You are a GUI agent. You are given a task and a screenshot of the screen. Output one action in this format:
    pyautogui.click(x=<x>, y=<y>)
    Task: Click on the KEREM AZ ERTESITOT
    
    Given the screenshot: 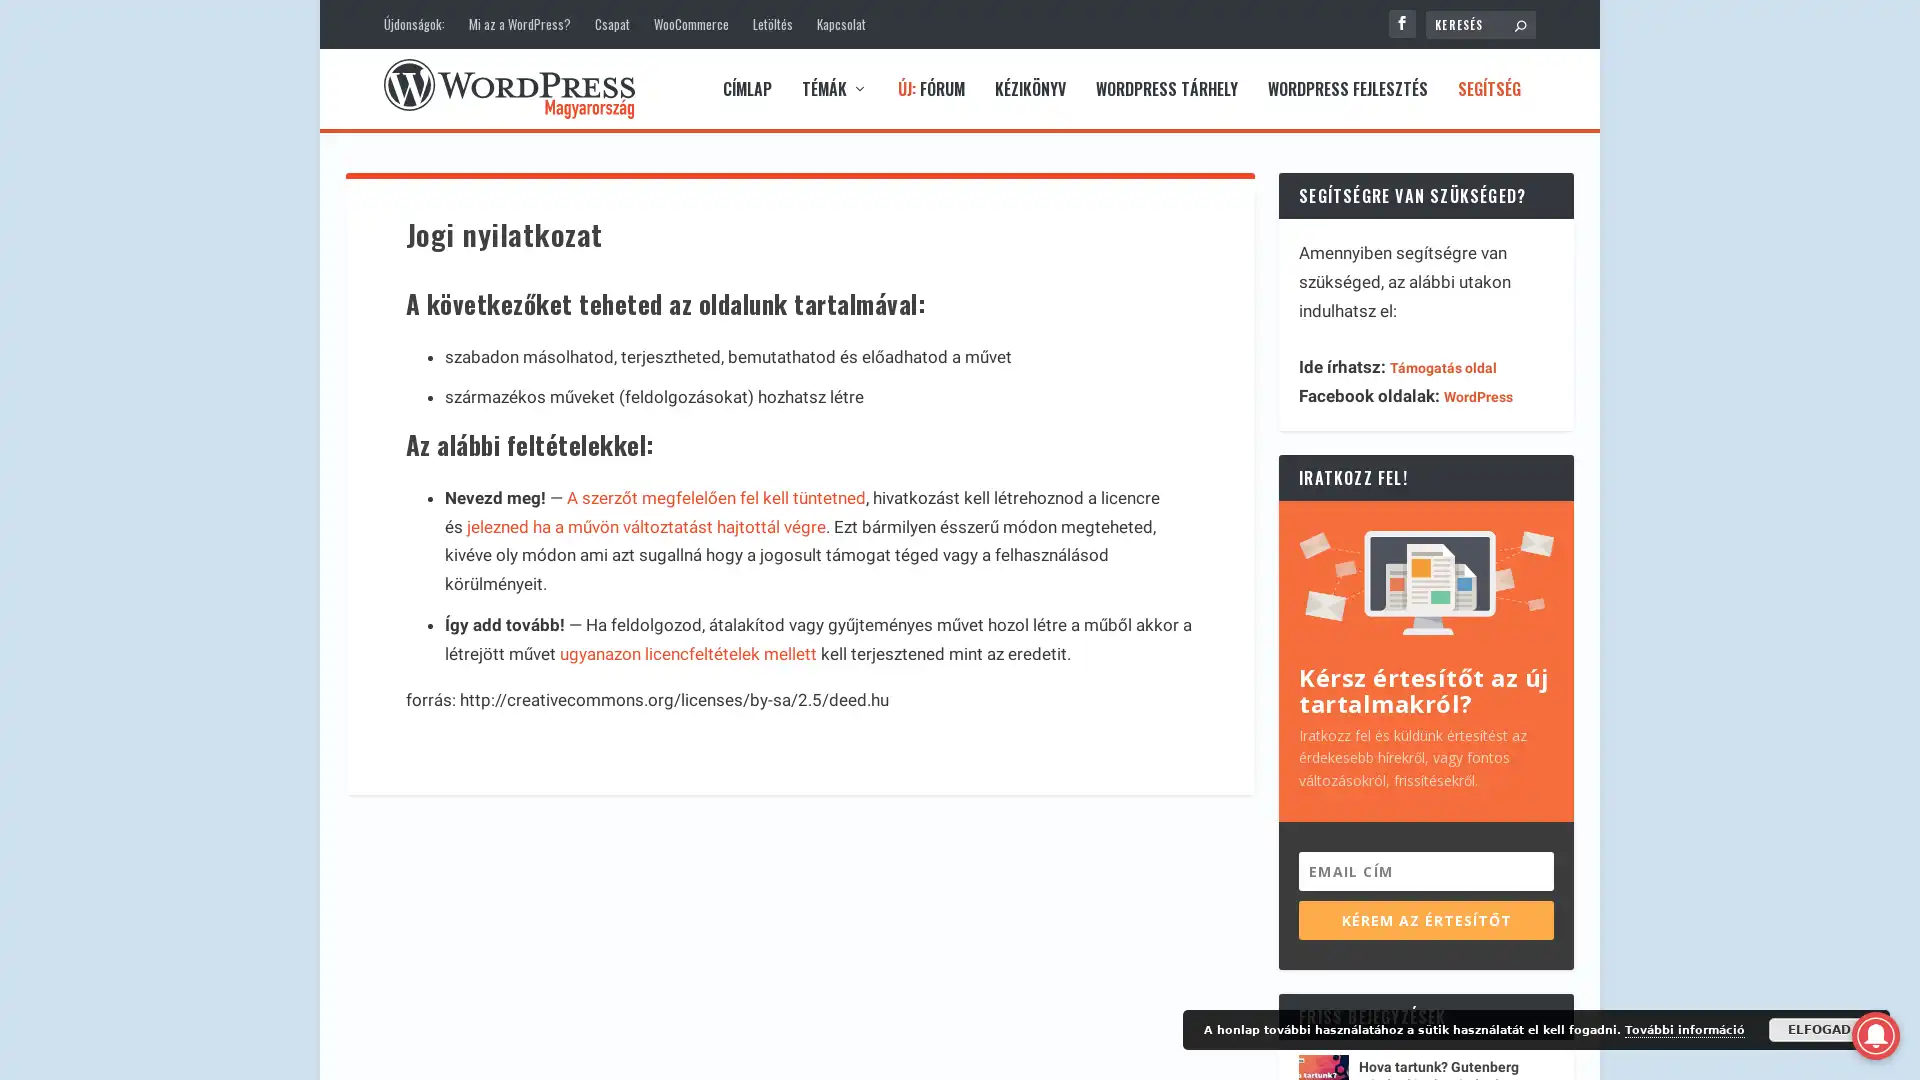 What is the action you would take?
    pyautogui.click(x=1425, y=919)
    